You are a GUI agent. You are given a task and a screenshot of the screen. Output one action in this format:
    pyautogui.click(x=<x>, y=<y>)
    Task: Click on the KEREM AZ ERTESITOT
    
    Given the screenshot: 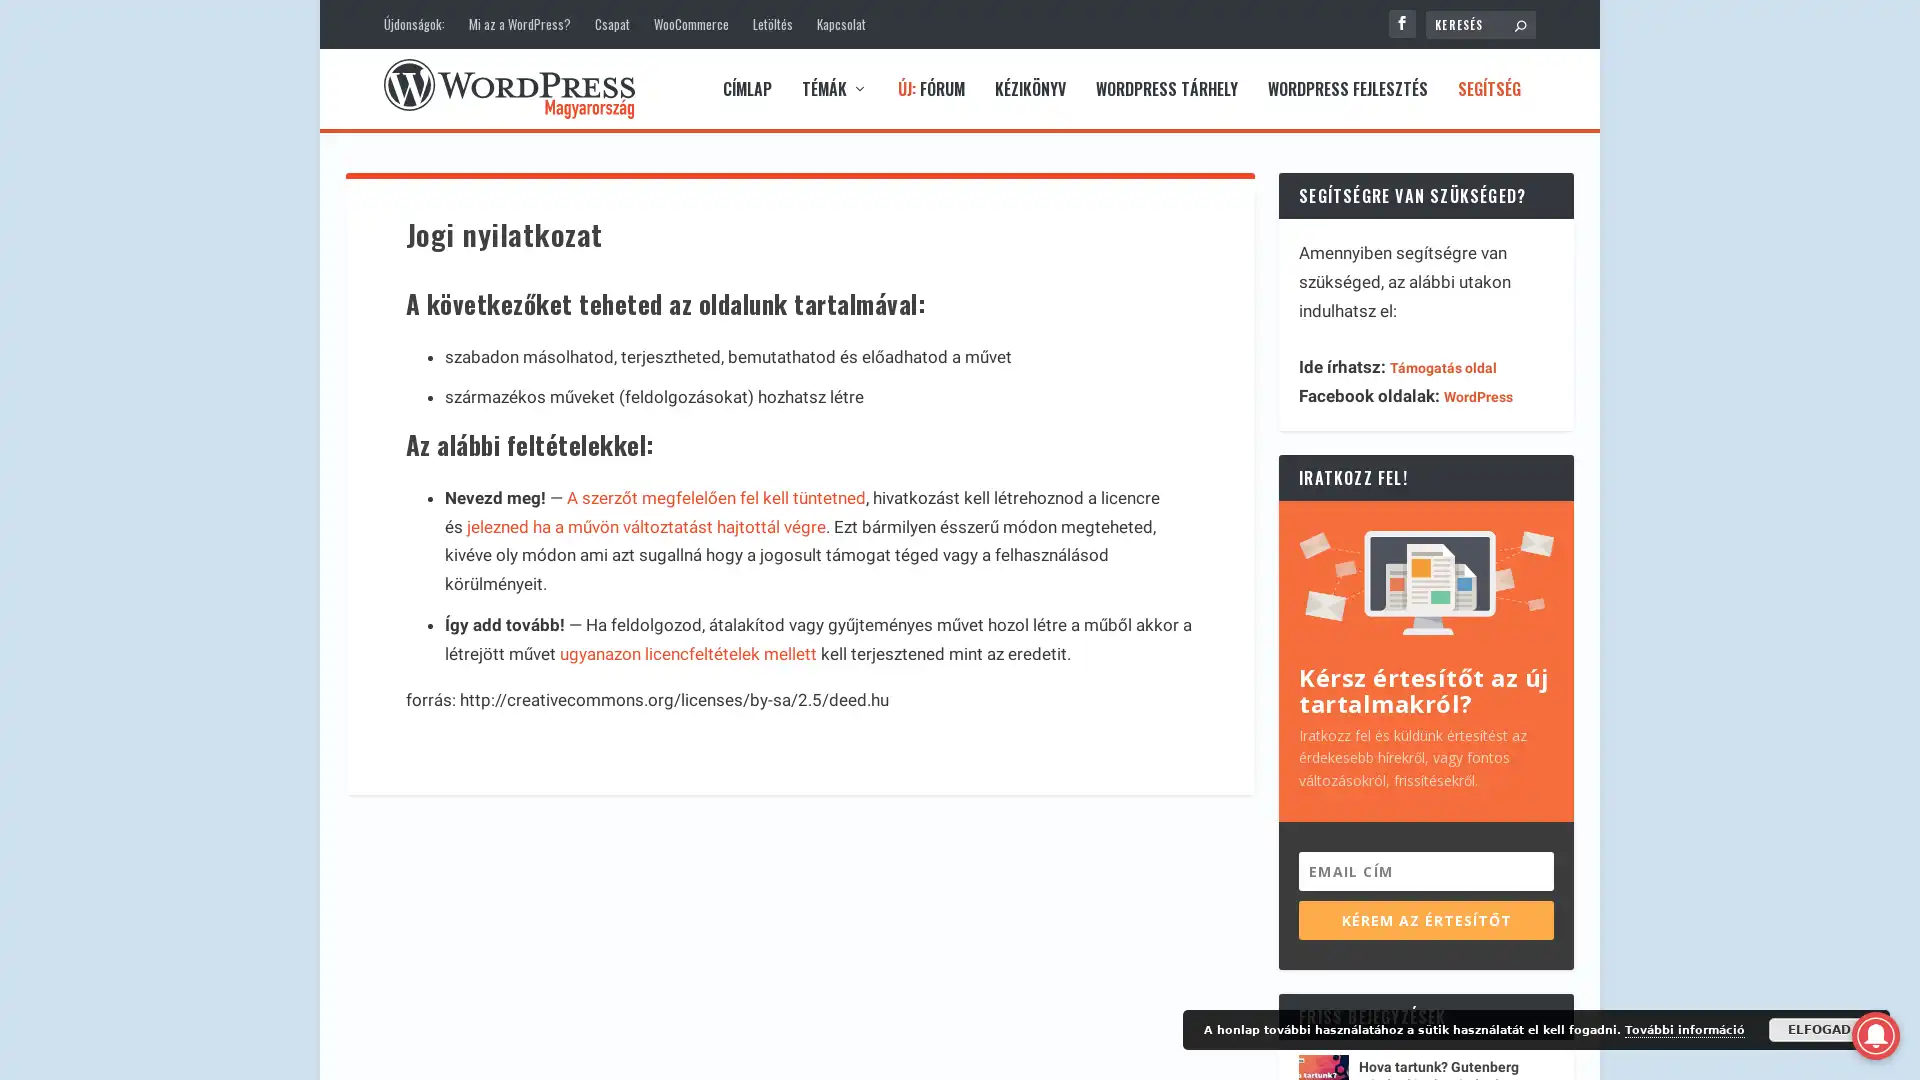 What is the action you would take?
    pyautogui.click(x=1425, y=919)
    